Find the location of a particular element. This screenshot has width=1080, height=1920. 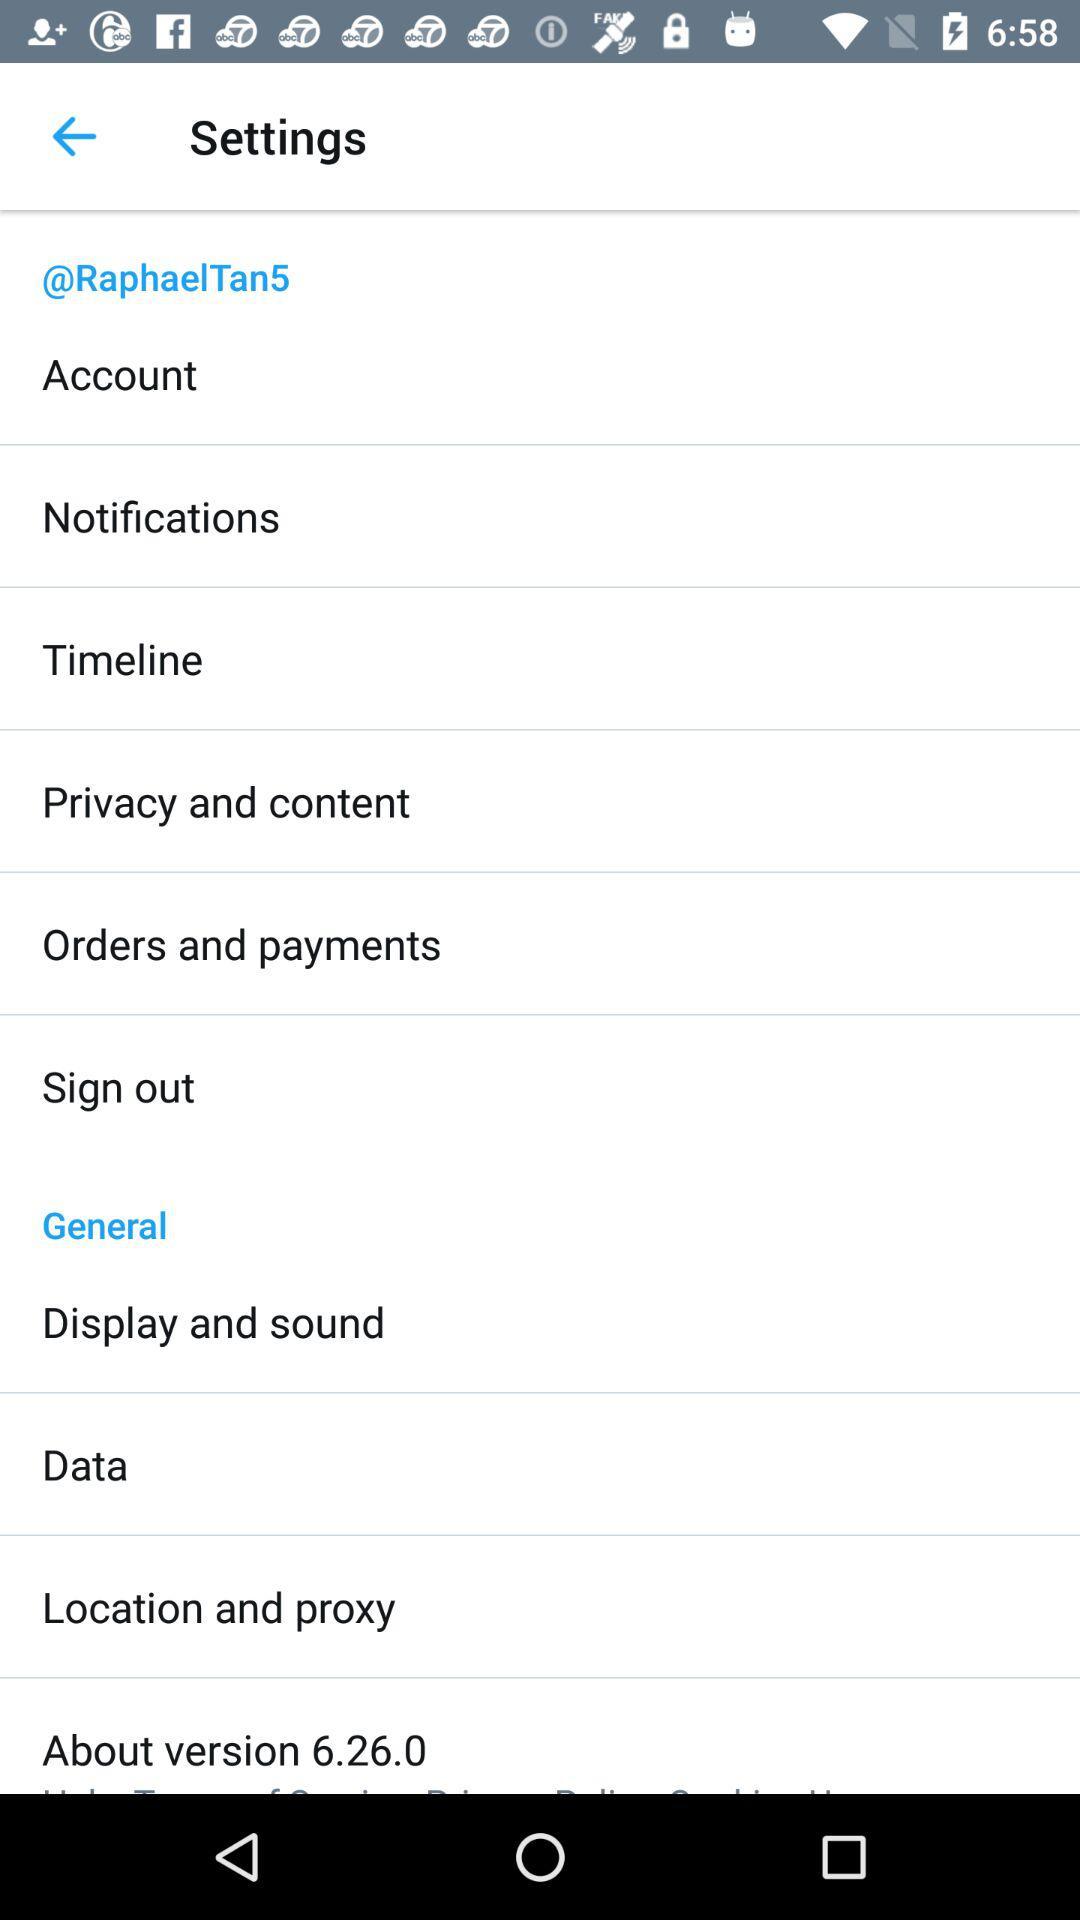

the about version 6 is located at coordinates (233, 1747).